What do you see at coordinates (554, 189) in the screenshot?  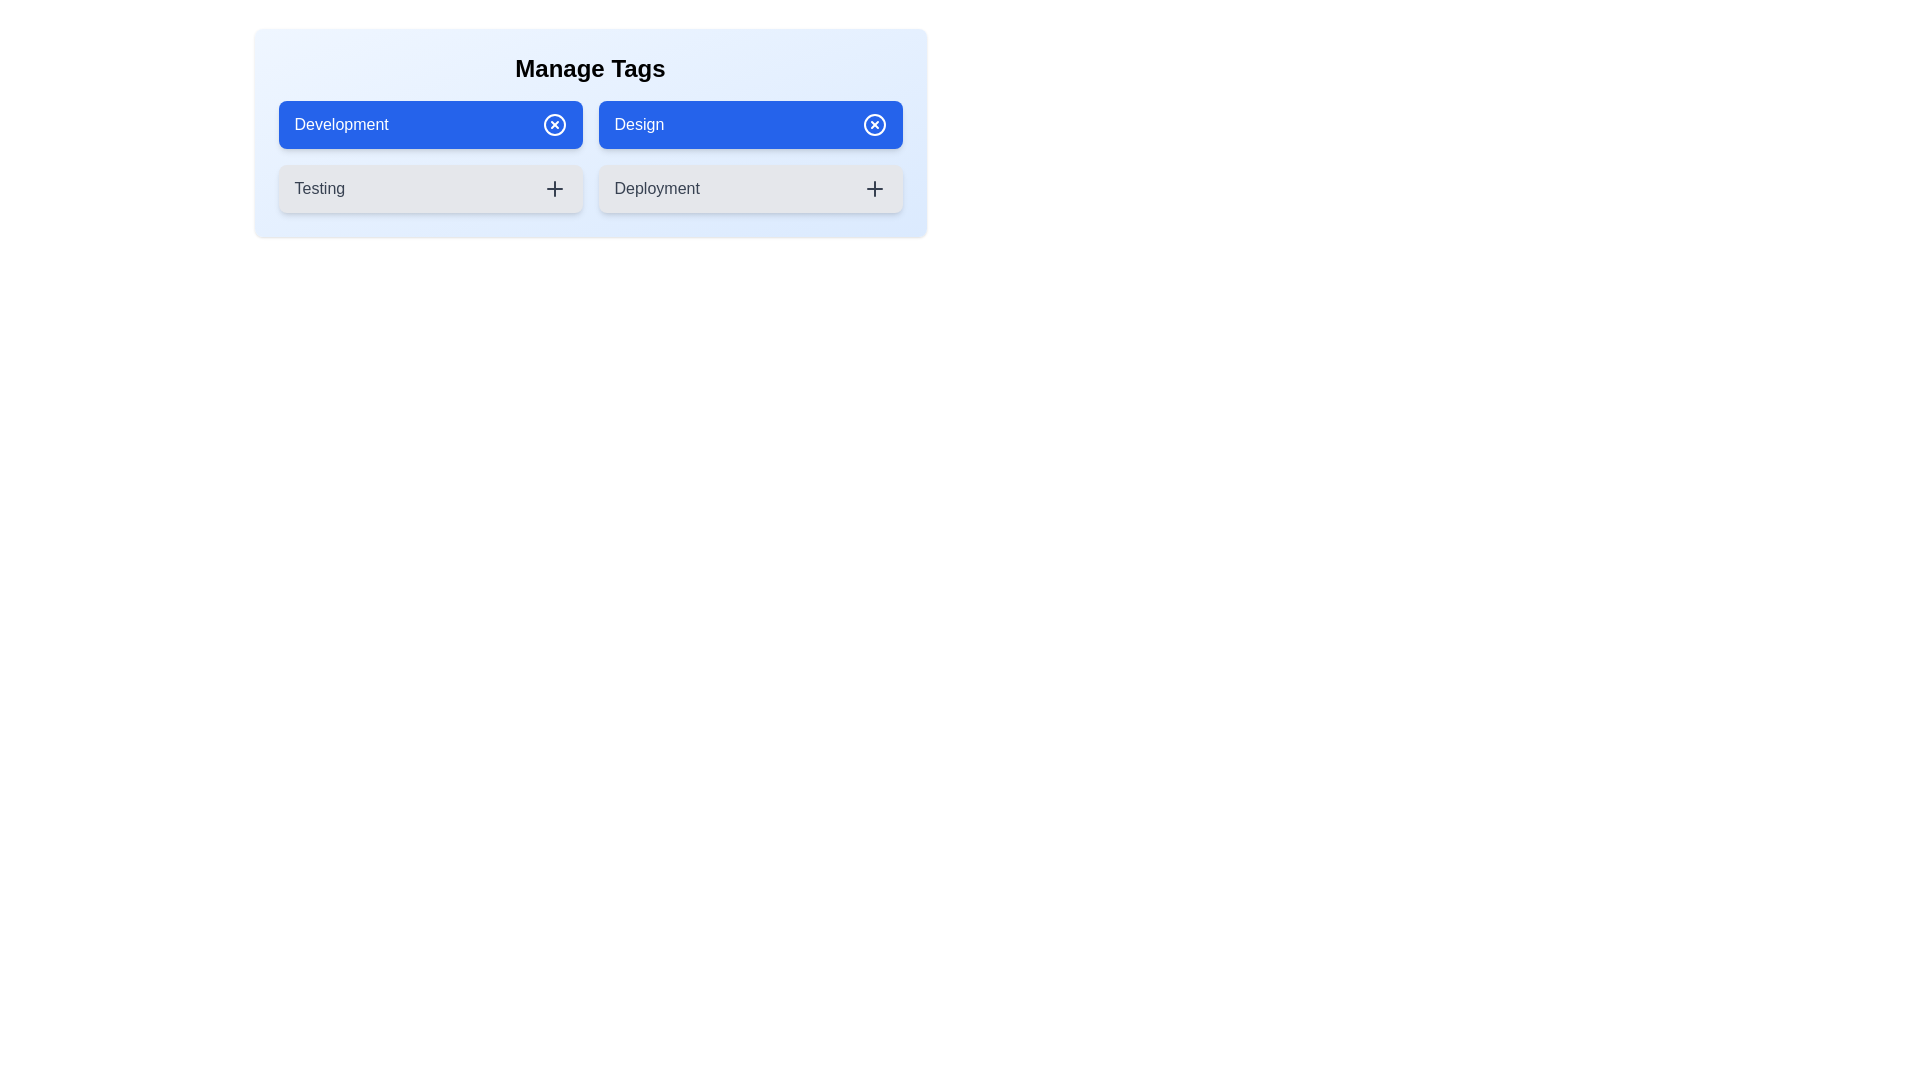 I see `the add icon for the tag Testing to add it` at bounding box center [554, 189].